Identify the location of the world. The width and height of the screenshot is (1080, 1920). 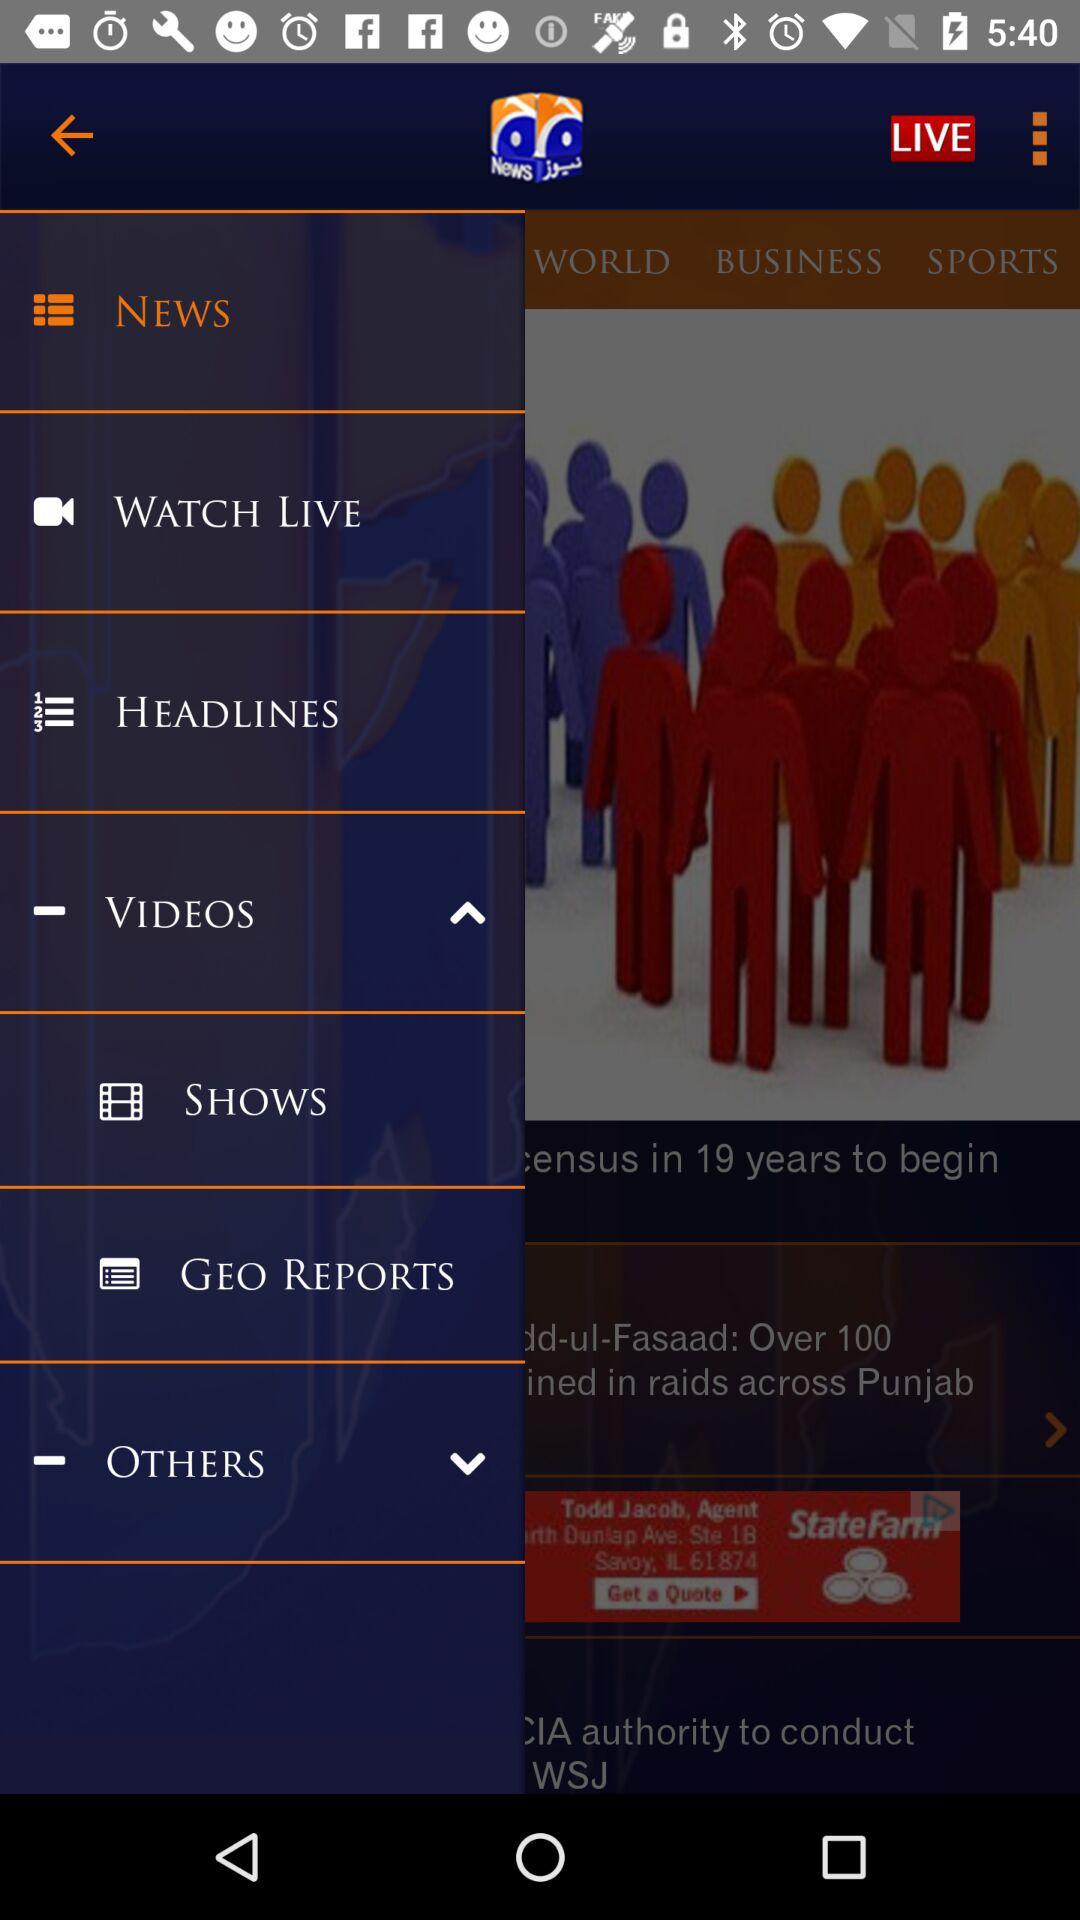
(600, 258).